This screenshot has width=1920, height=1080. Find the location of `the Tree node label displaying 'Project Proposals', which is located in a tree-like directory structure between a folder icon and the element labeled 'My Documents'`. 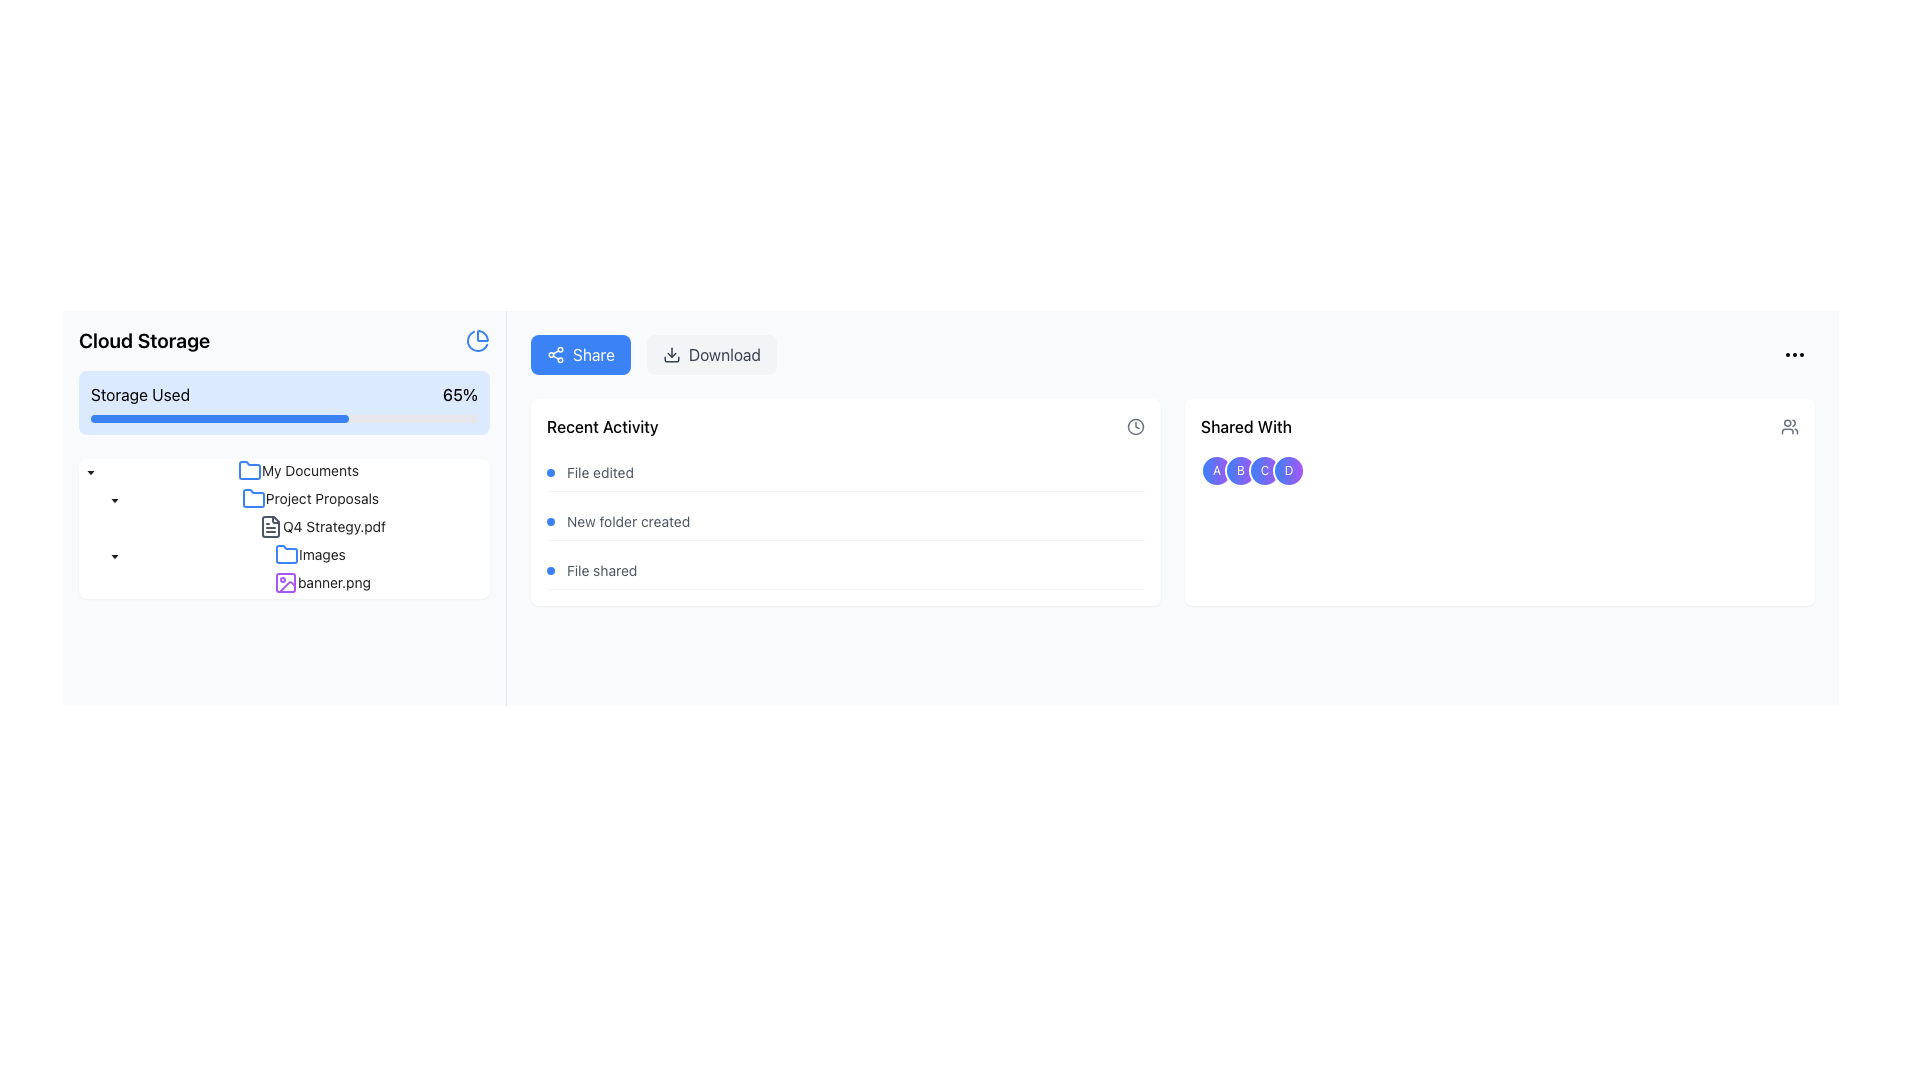

the Tree node label displaying 'Project Proposals', which is located in a tree-like directory structure between a folder icon and the element labeled 'My Documents' is located at coordinates (322, 497).